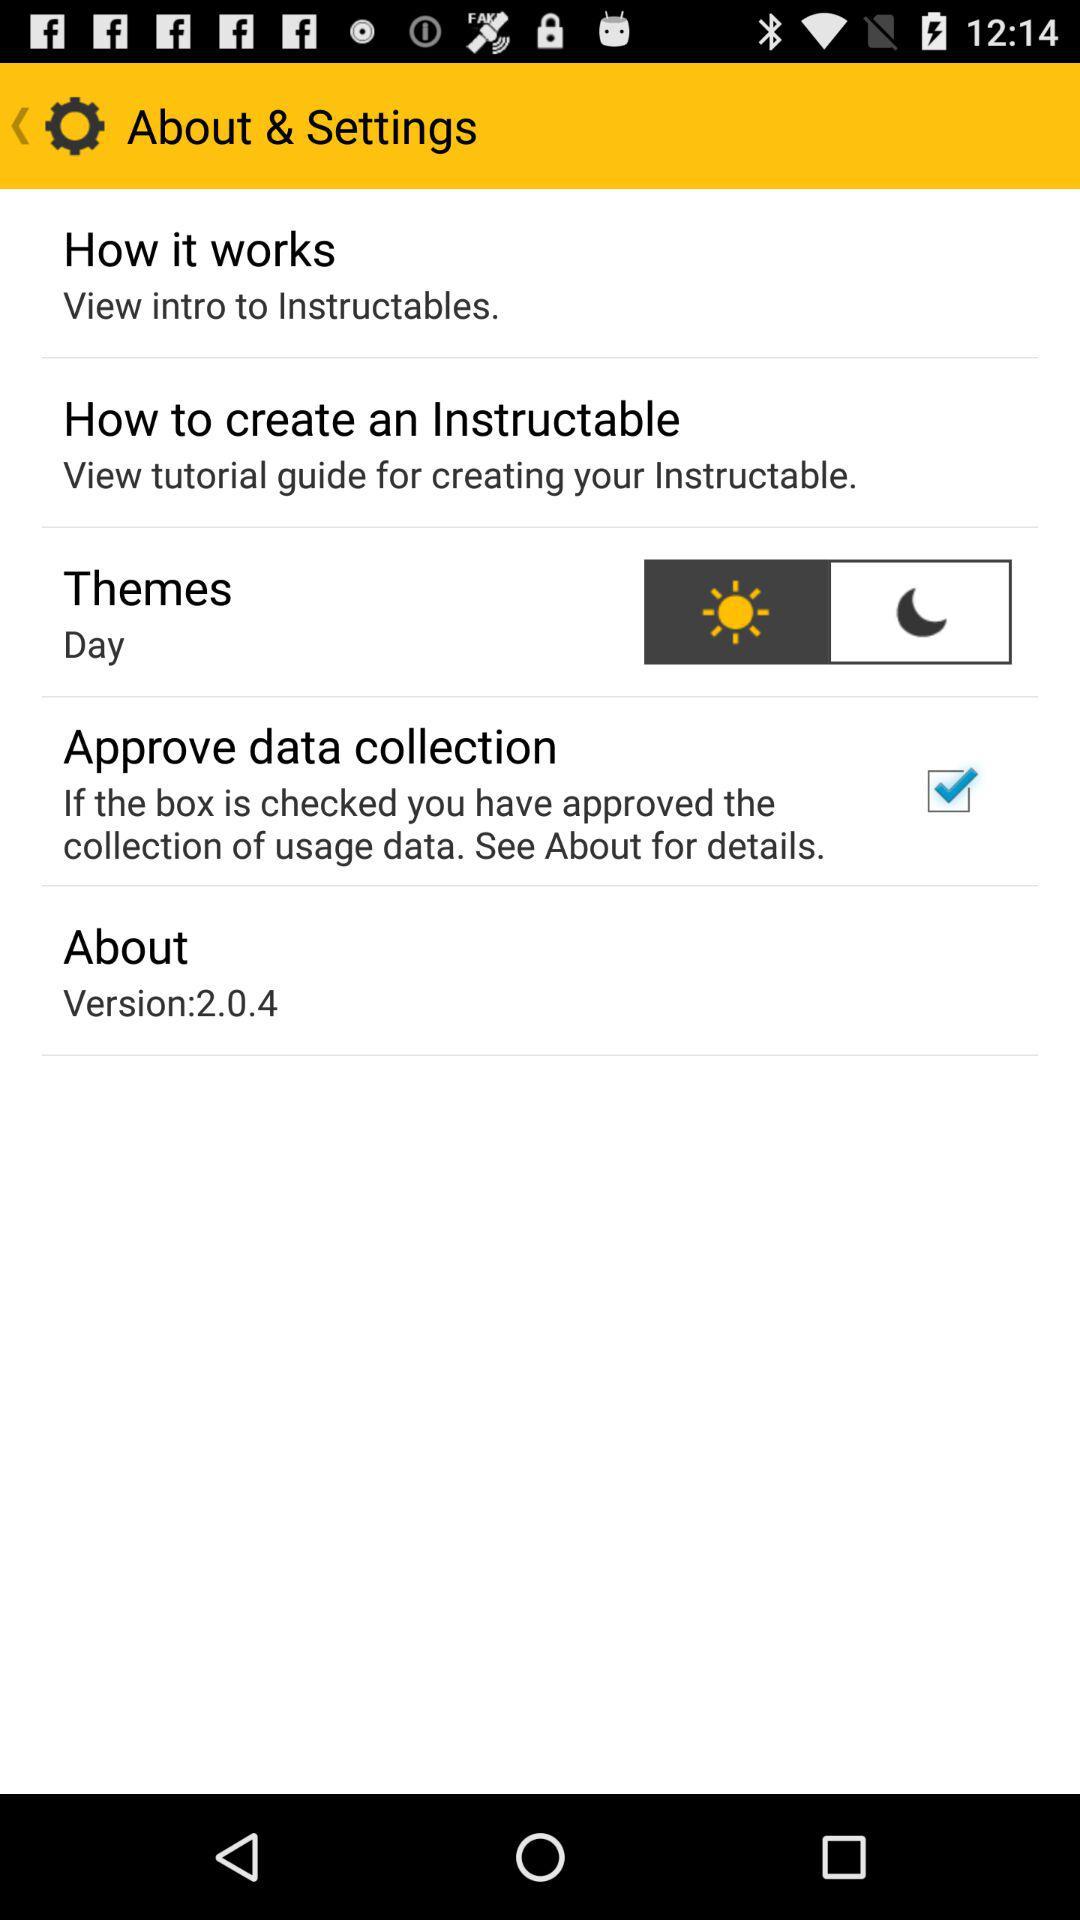 The width and height of the screenshot is (1080, 1920). Describe the element at coordinates (93, 643) in the screenshot. I see `day icon` at that location.